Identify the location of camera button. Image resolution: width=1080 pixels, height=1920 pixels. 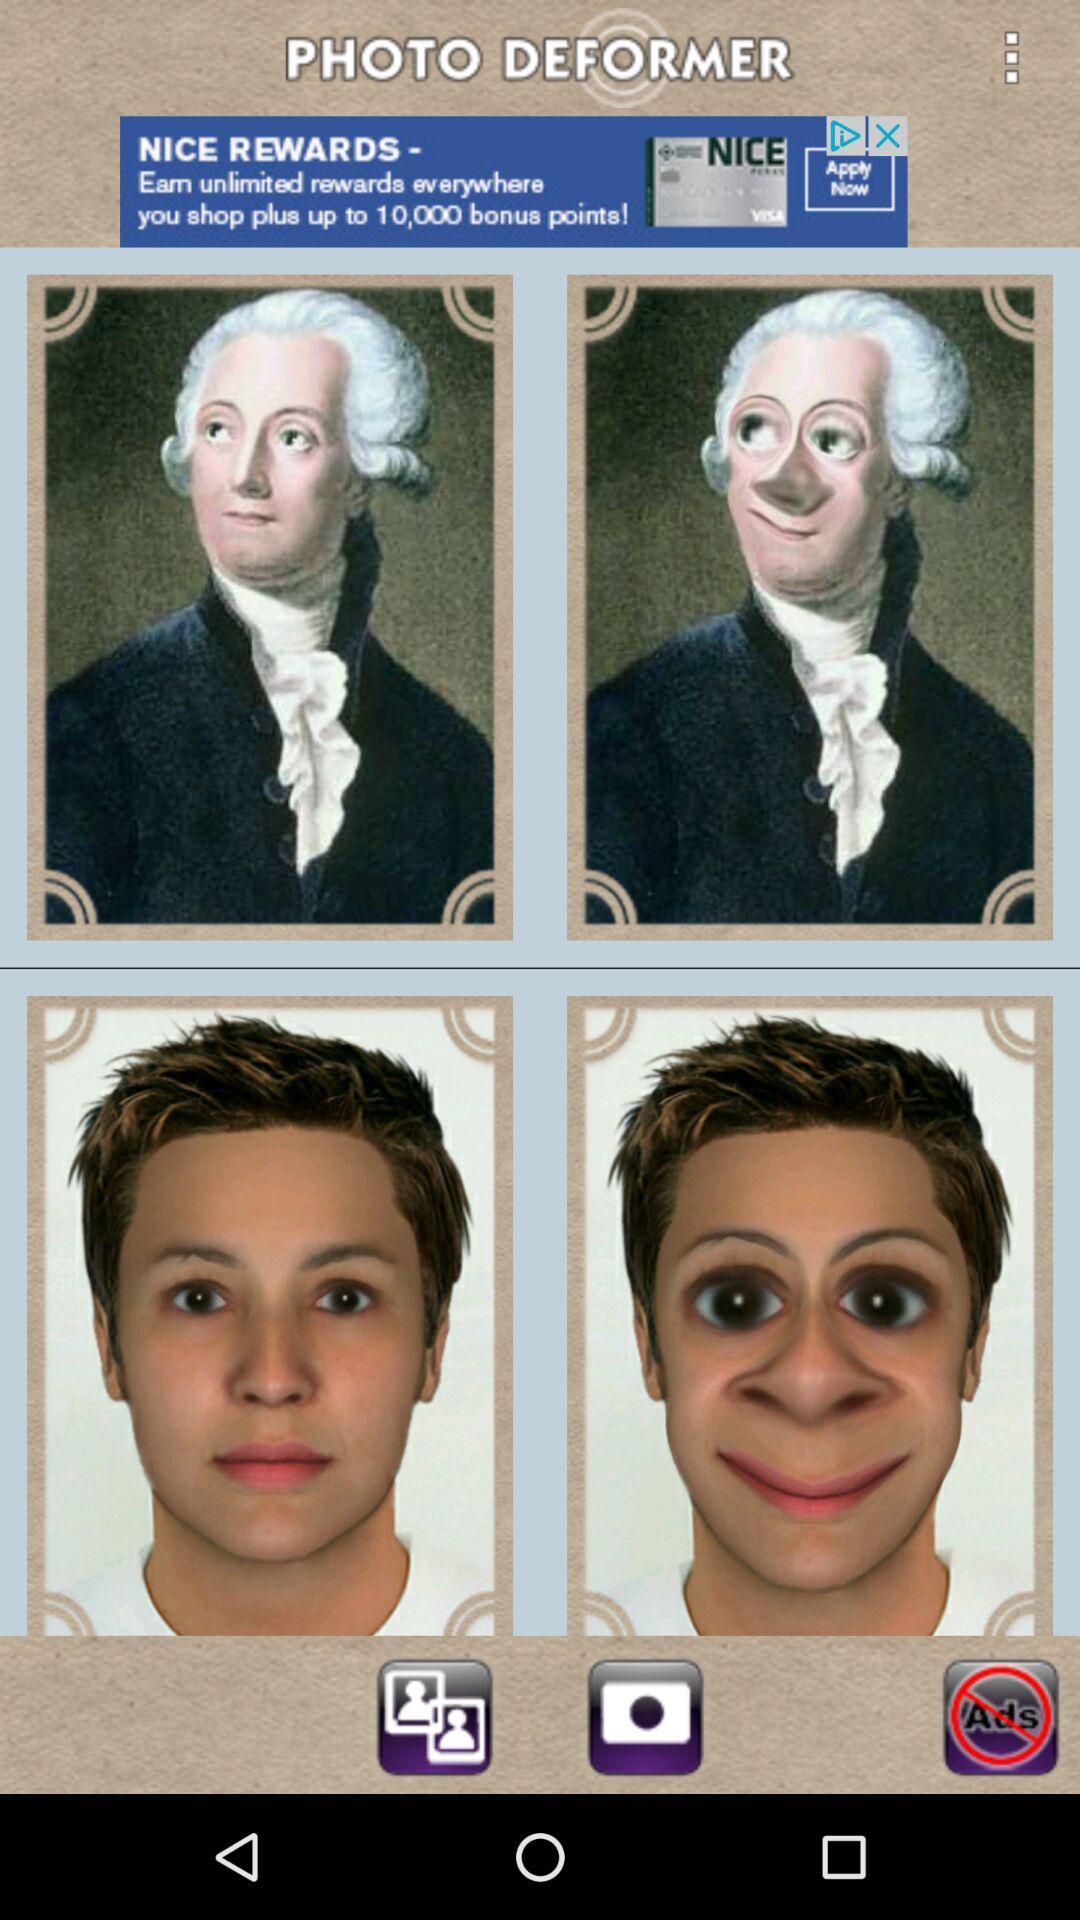
(645, 1713).